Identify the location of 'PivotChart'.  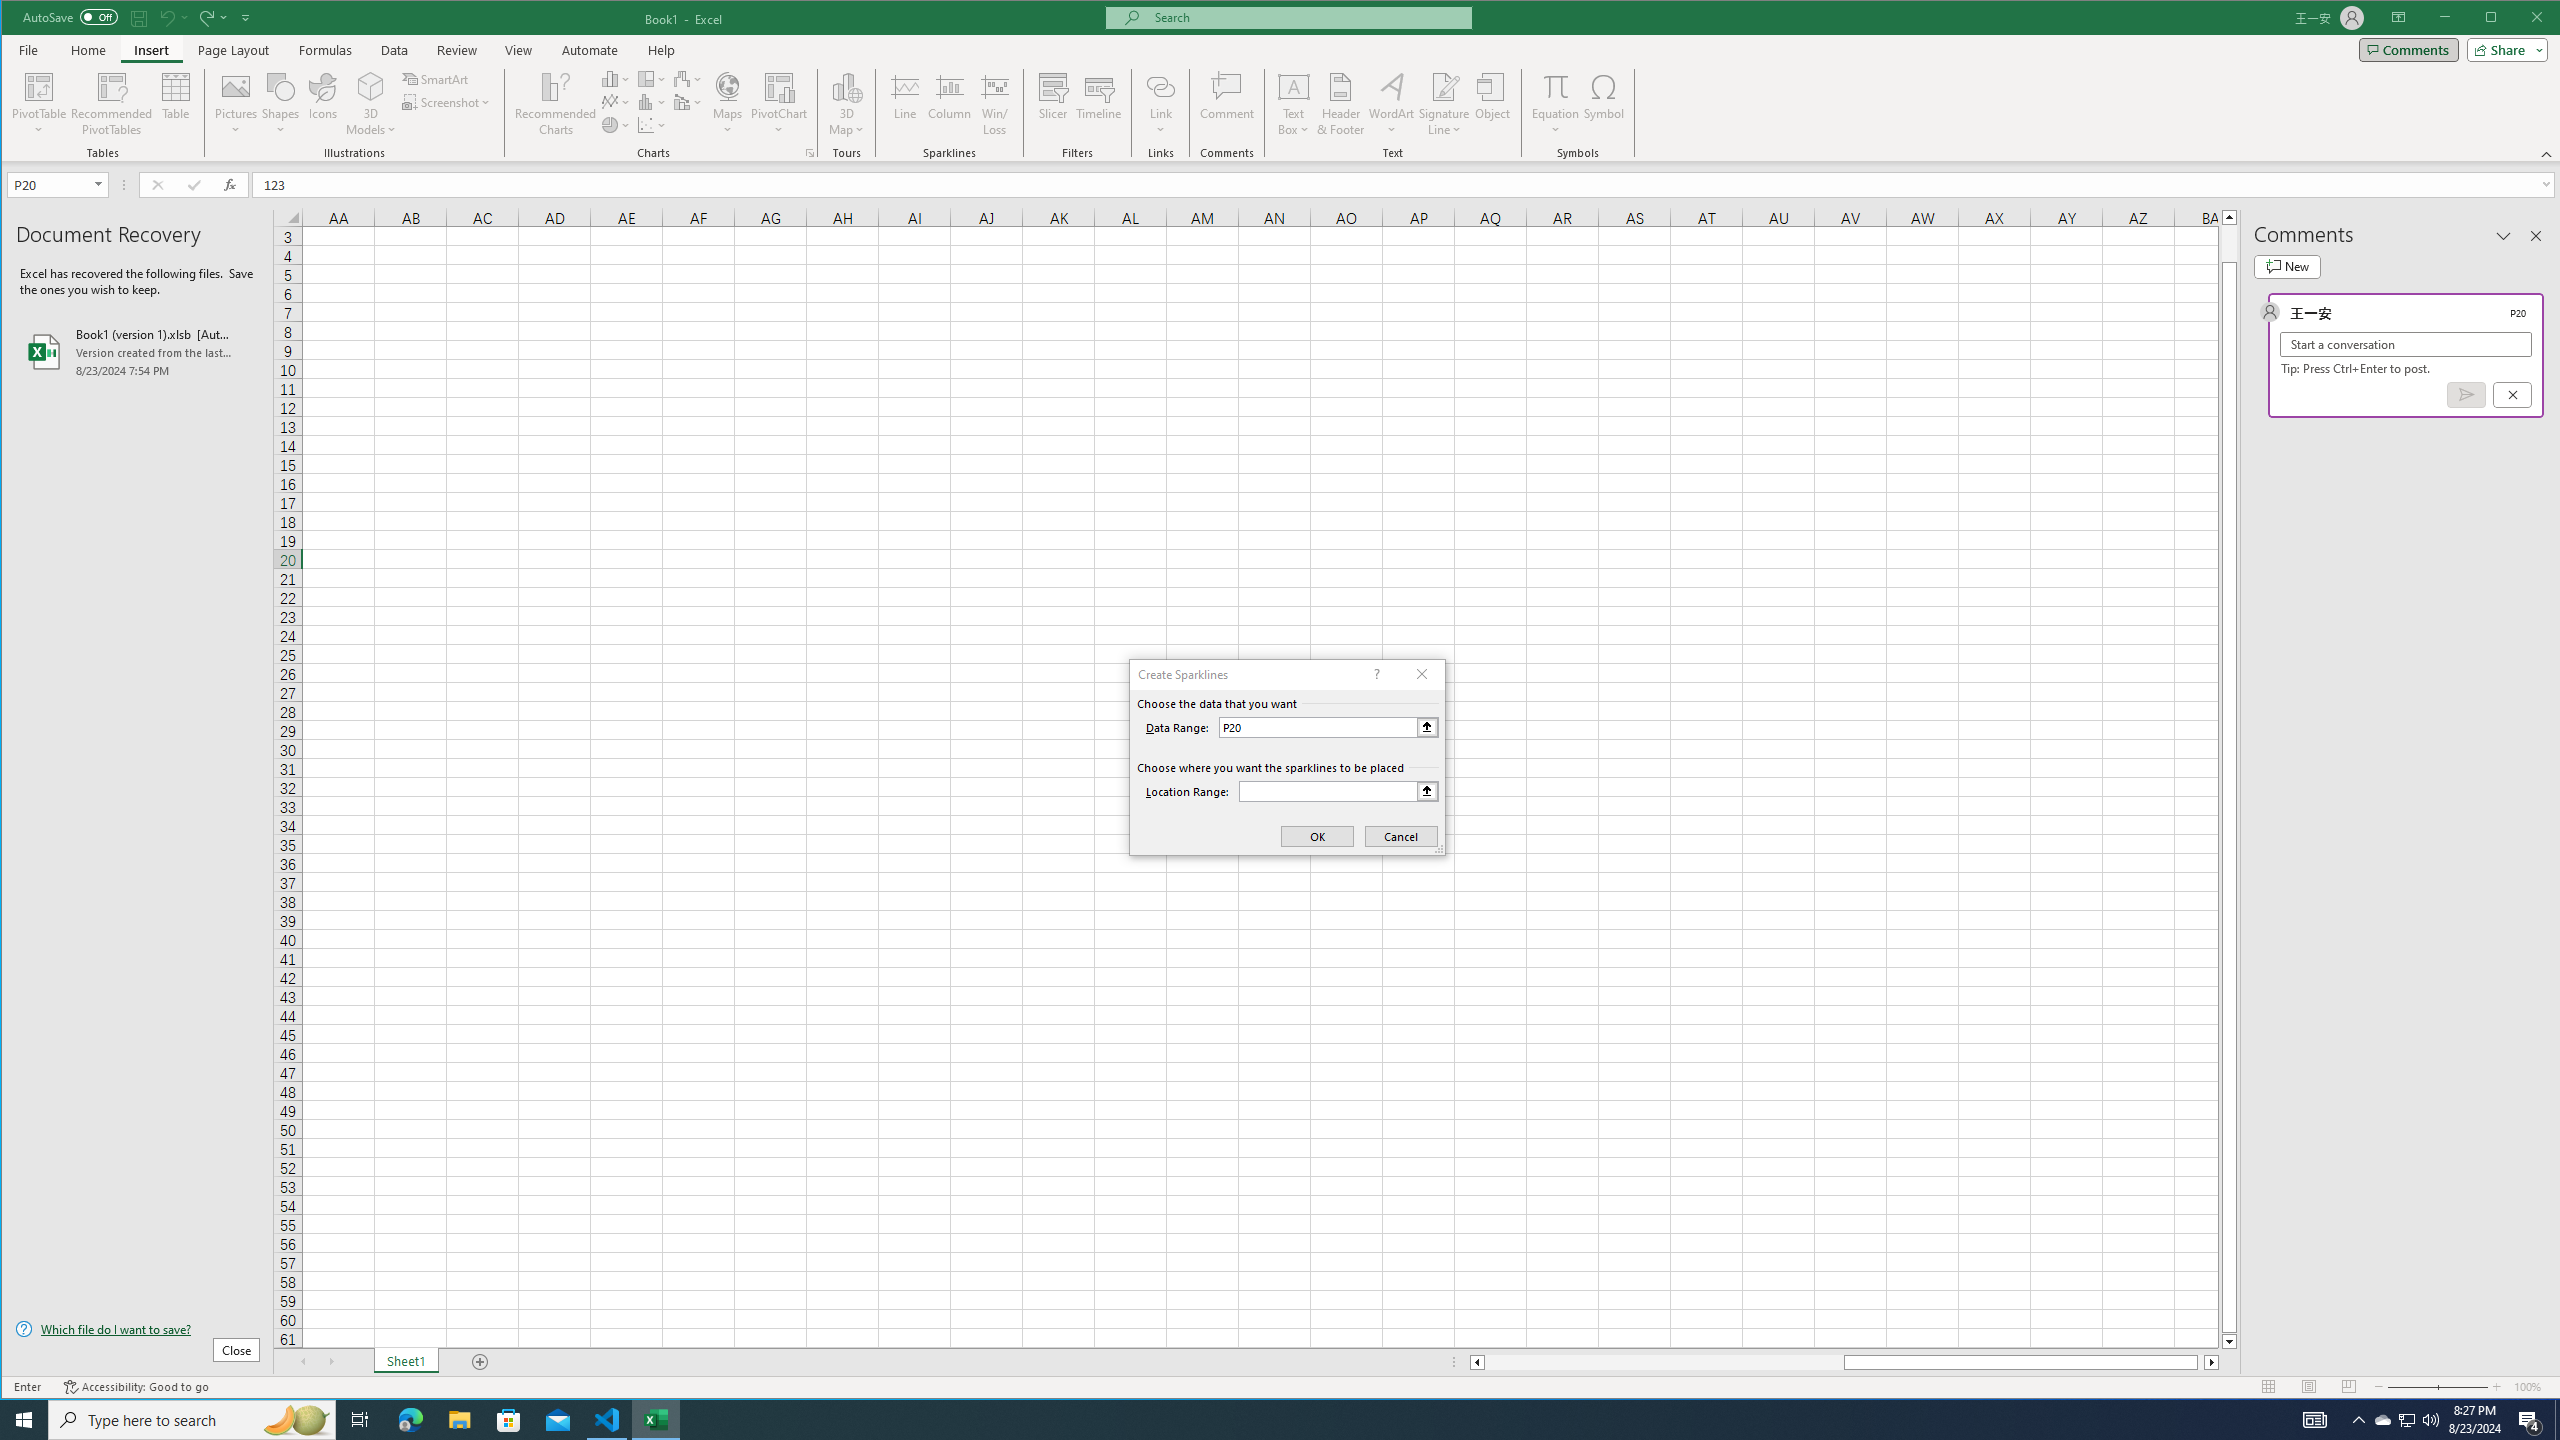
(778, 85).